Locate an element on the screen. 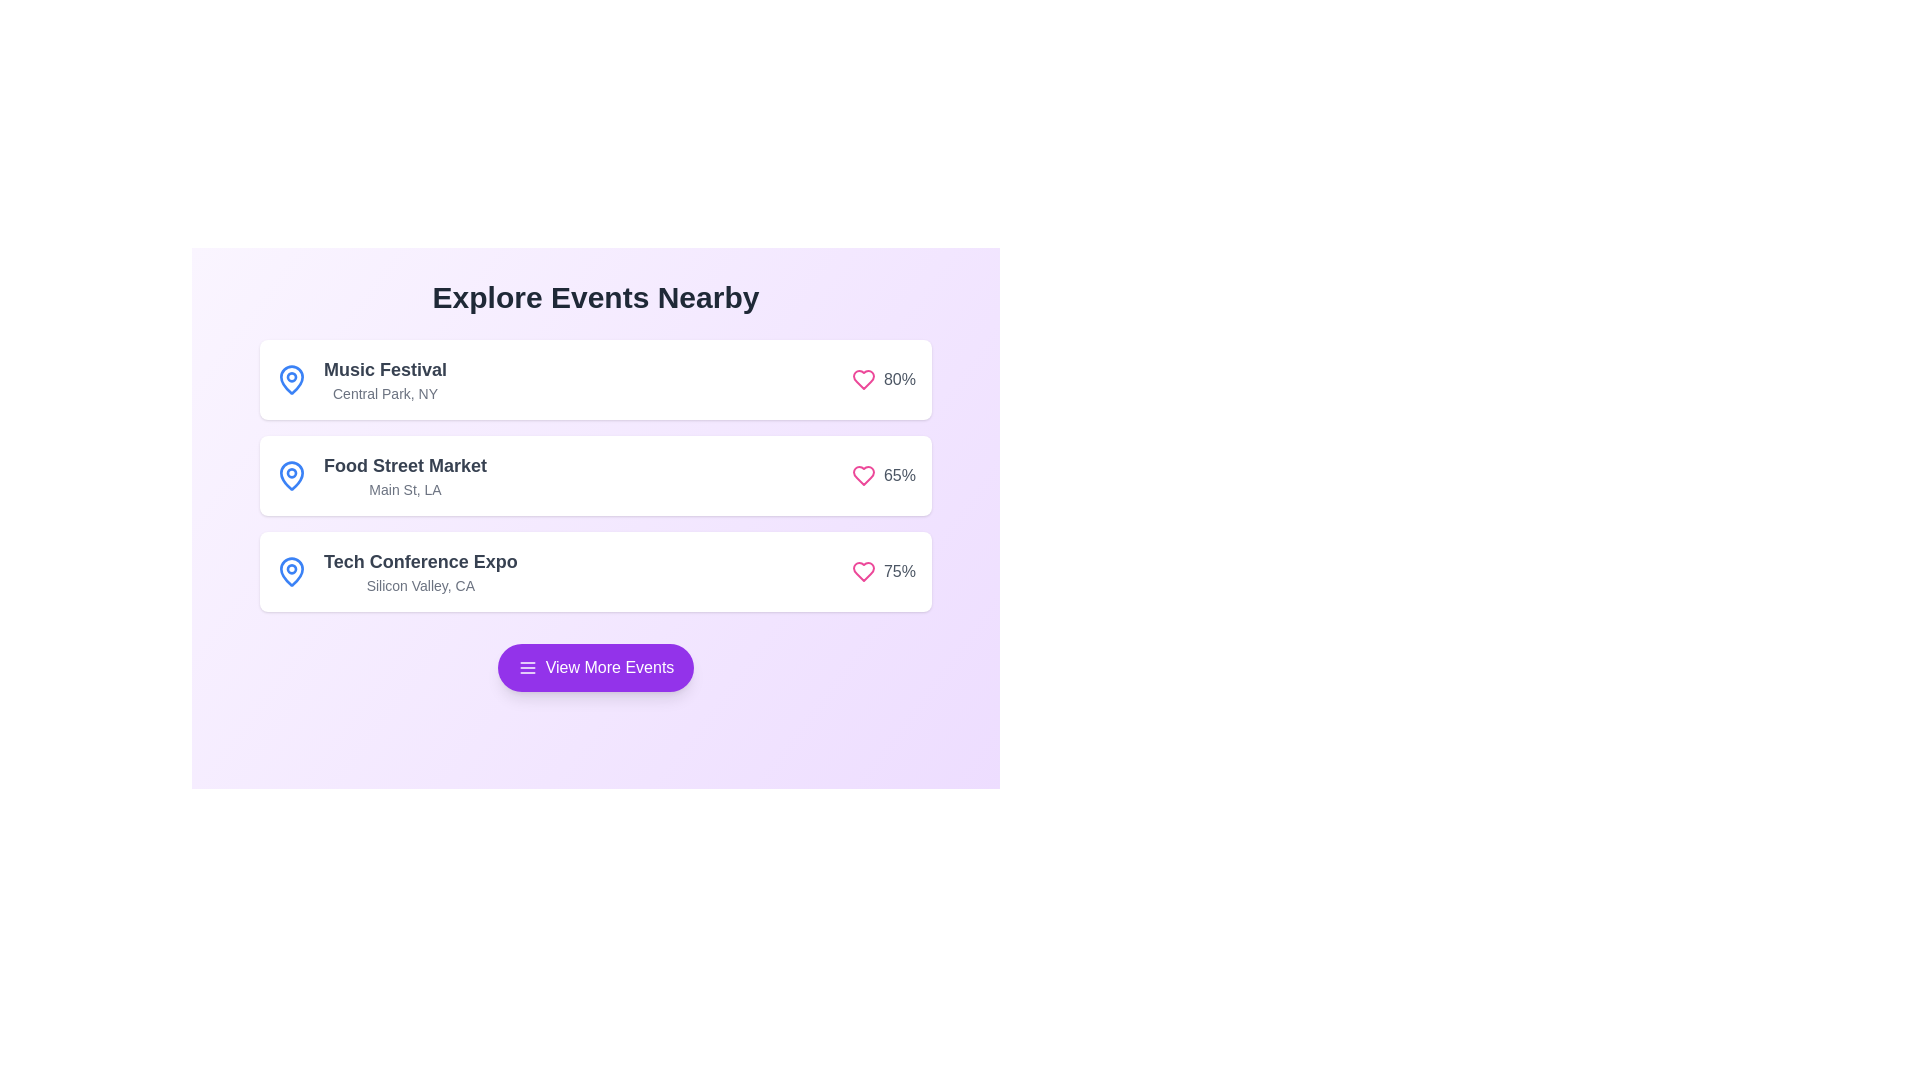  the rounded button with a purple background and white text reading 'View More Events' is located at coordinates (594, 667).